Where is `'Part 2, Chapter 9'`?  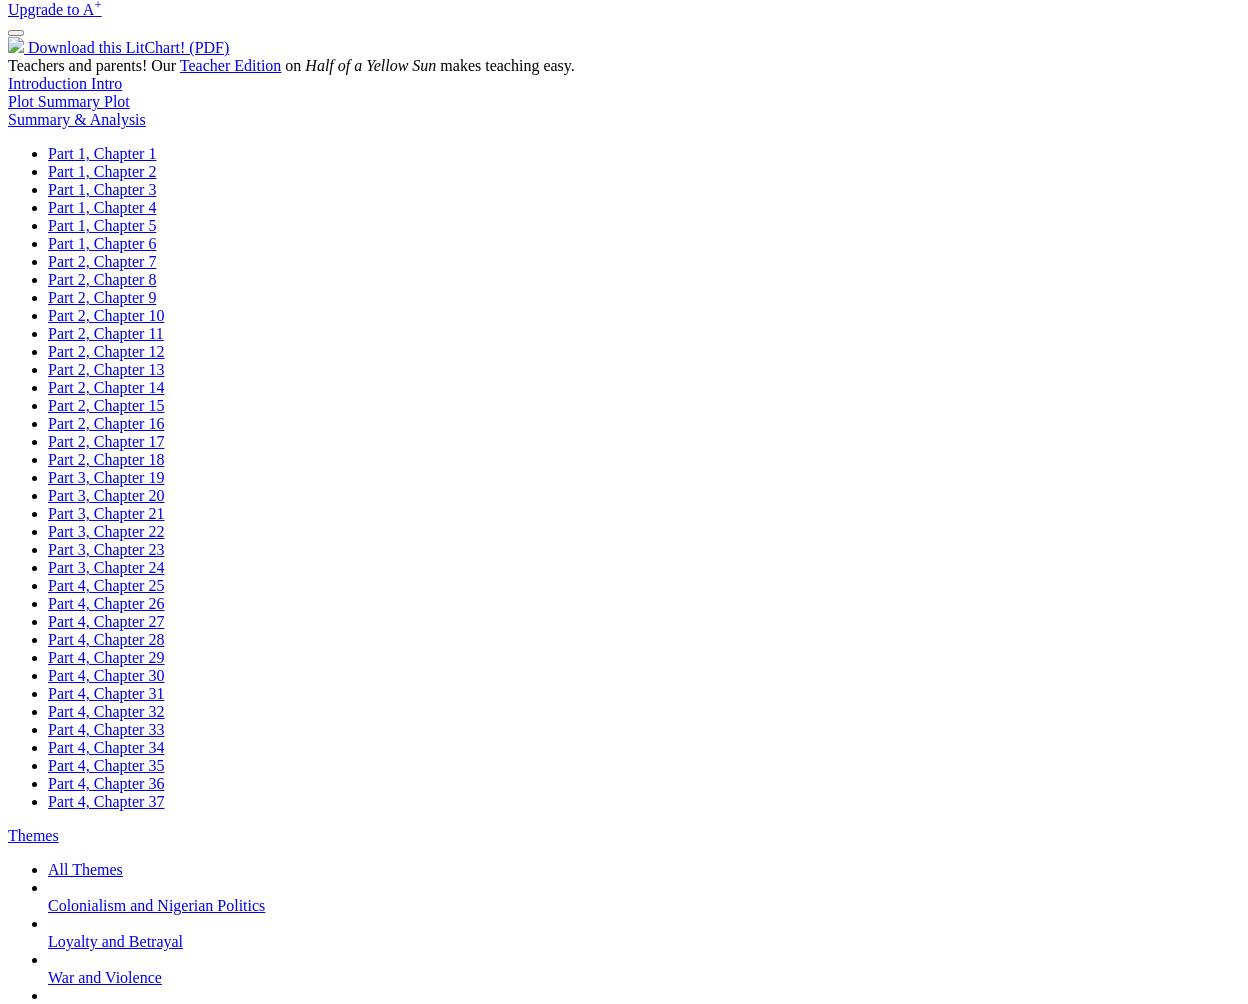 'Part 2, Chapter 9' is located at coordinates (100, 297).